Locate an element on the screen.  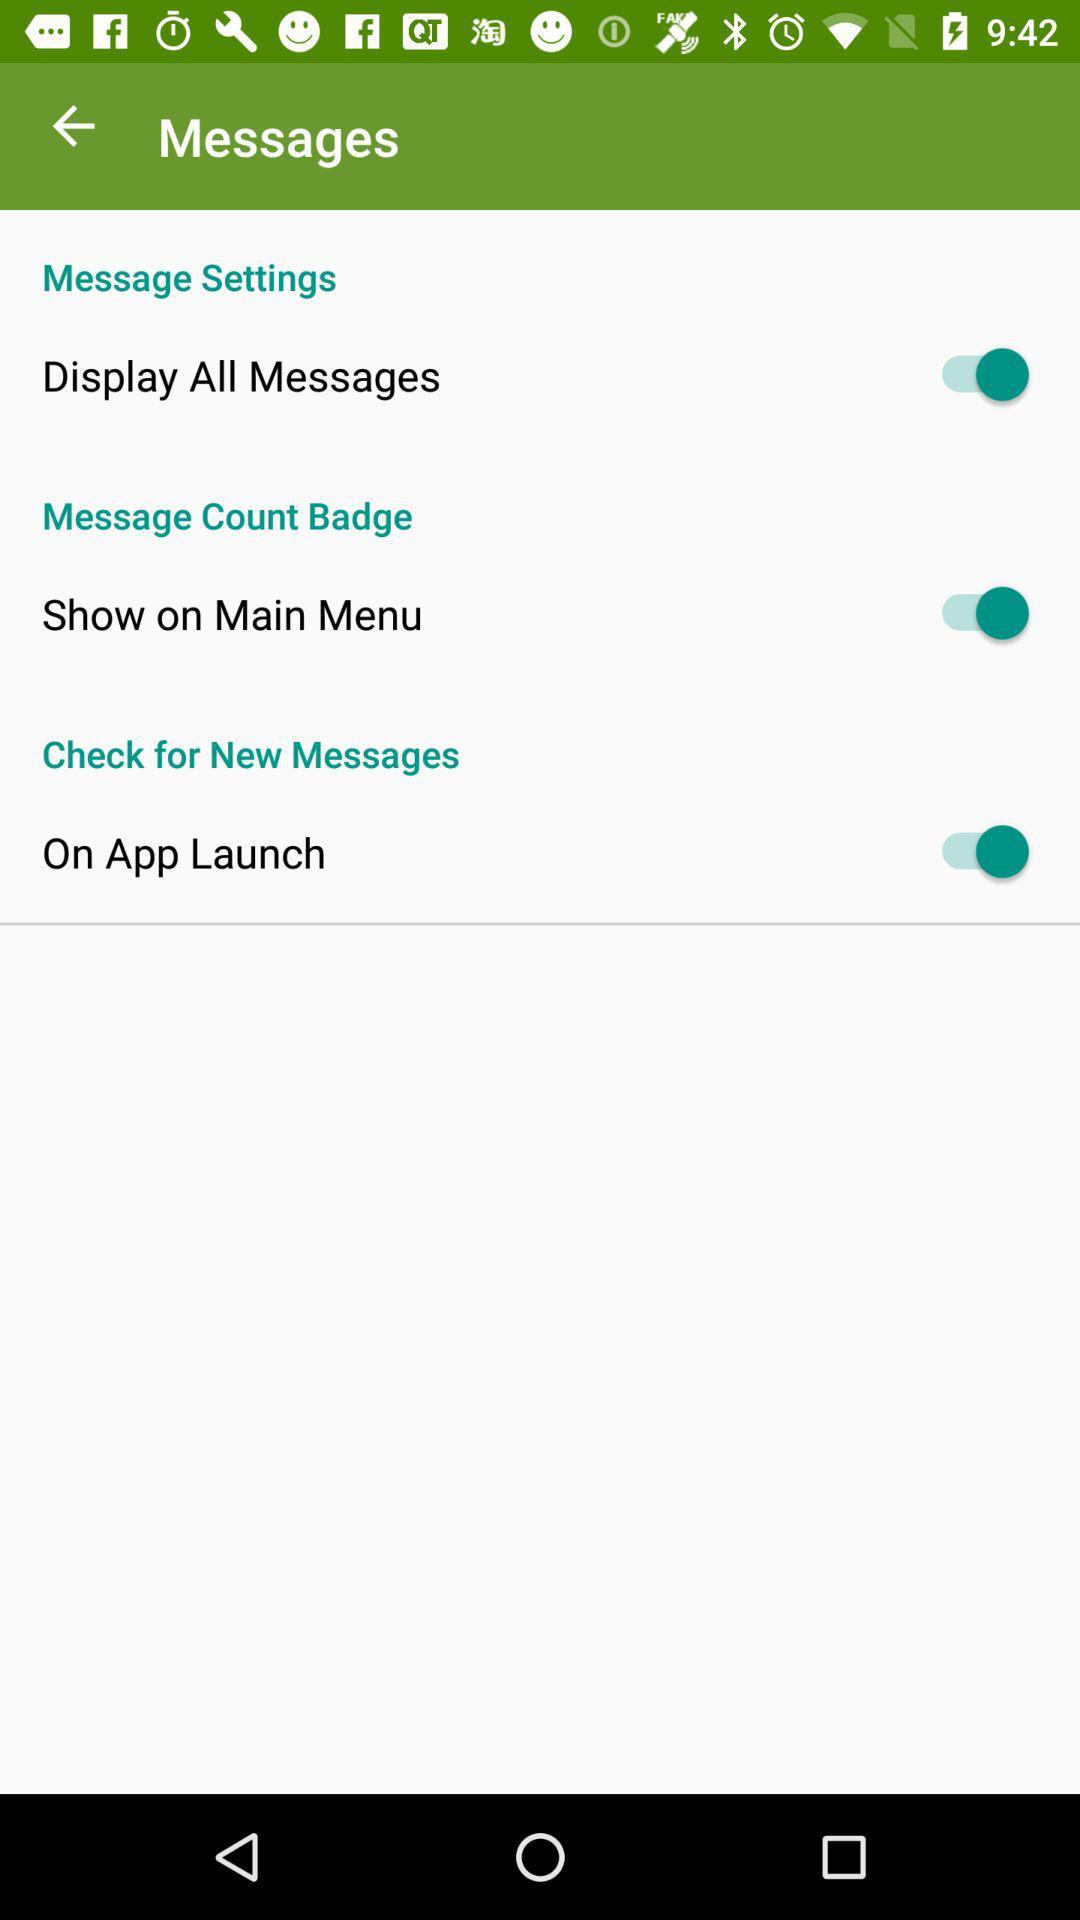
item above the check for new icon is located at coordinates (231, 612).